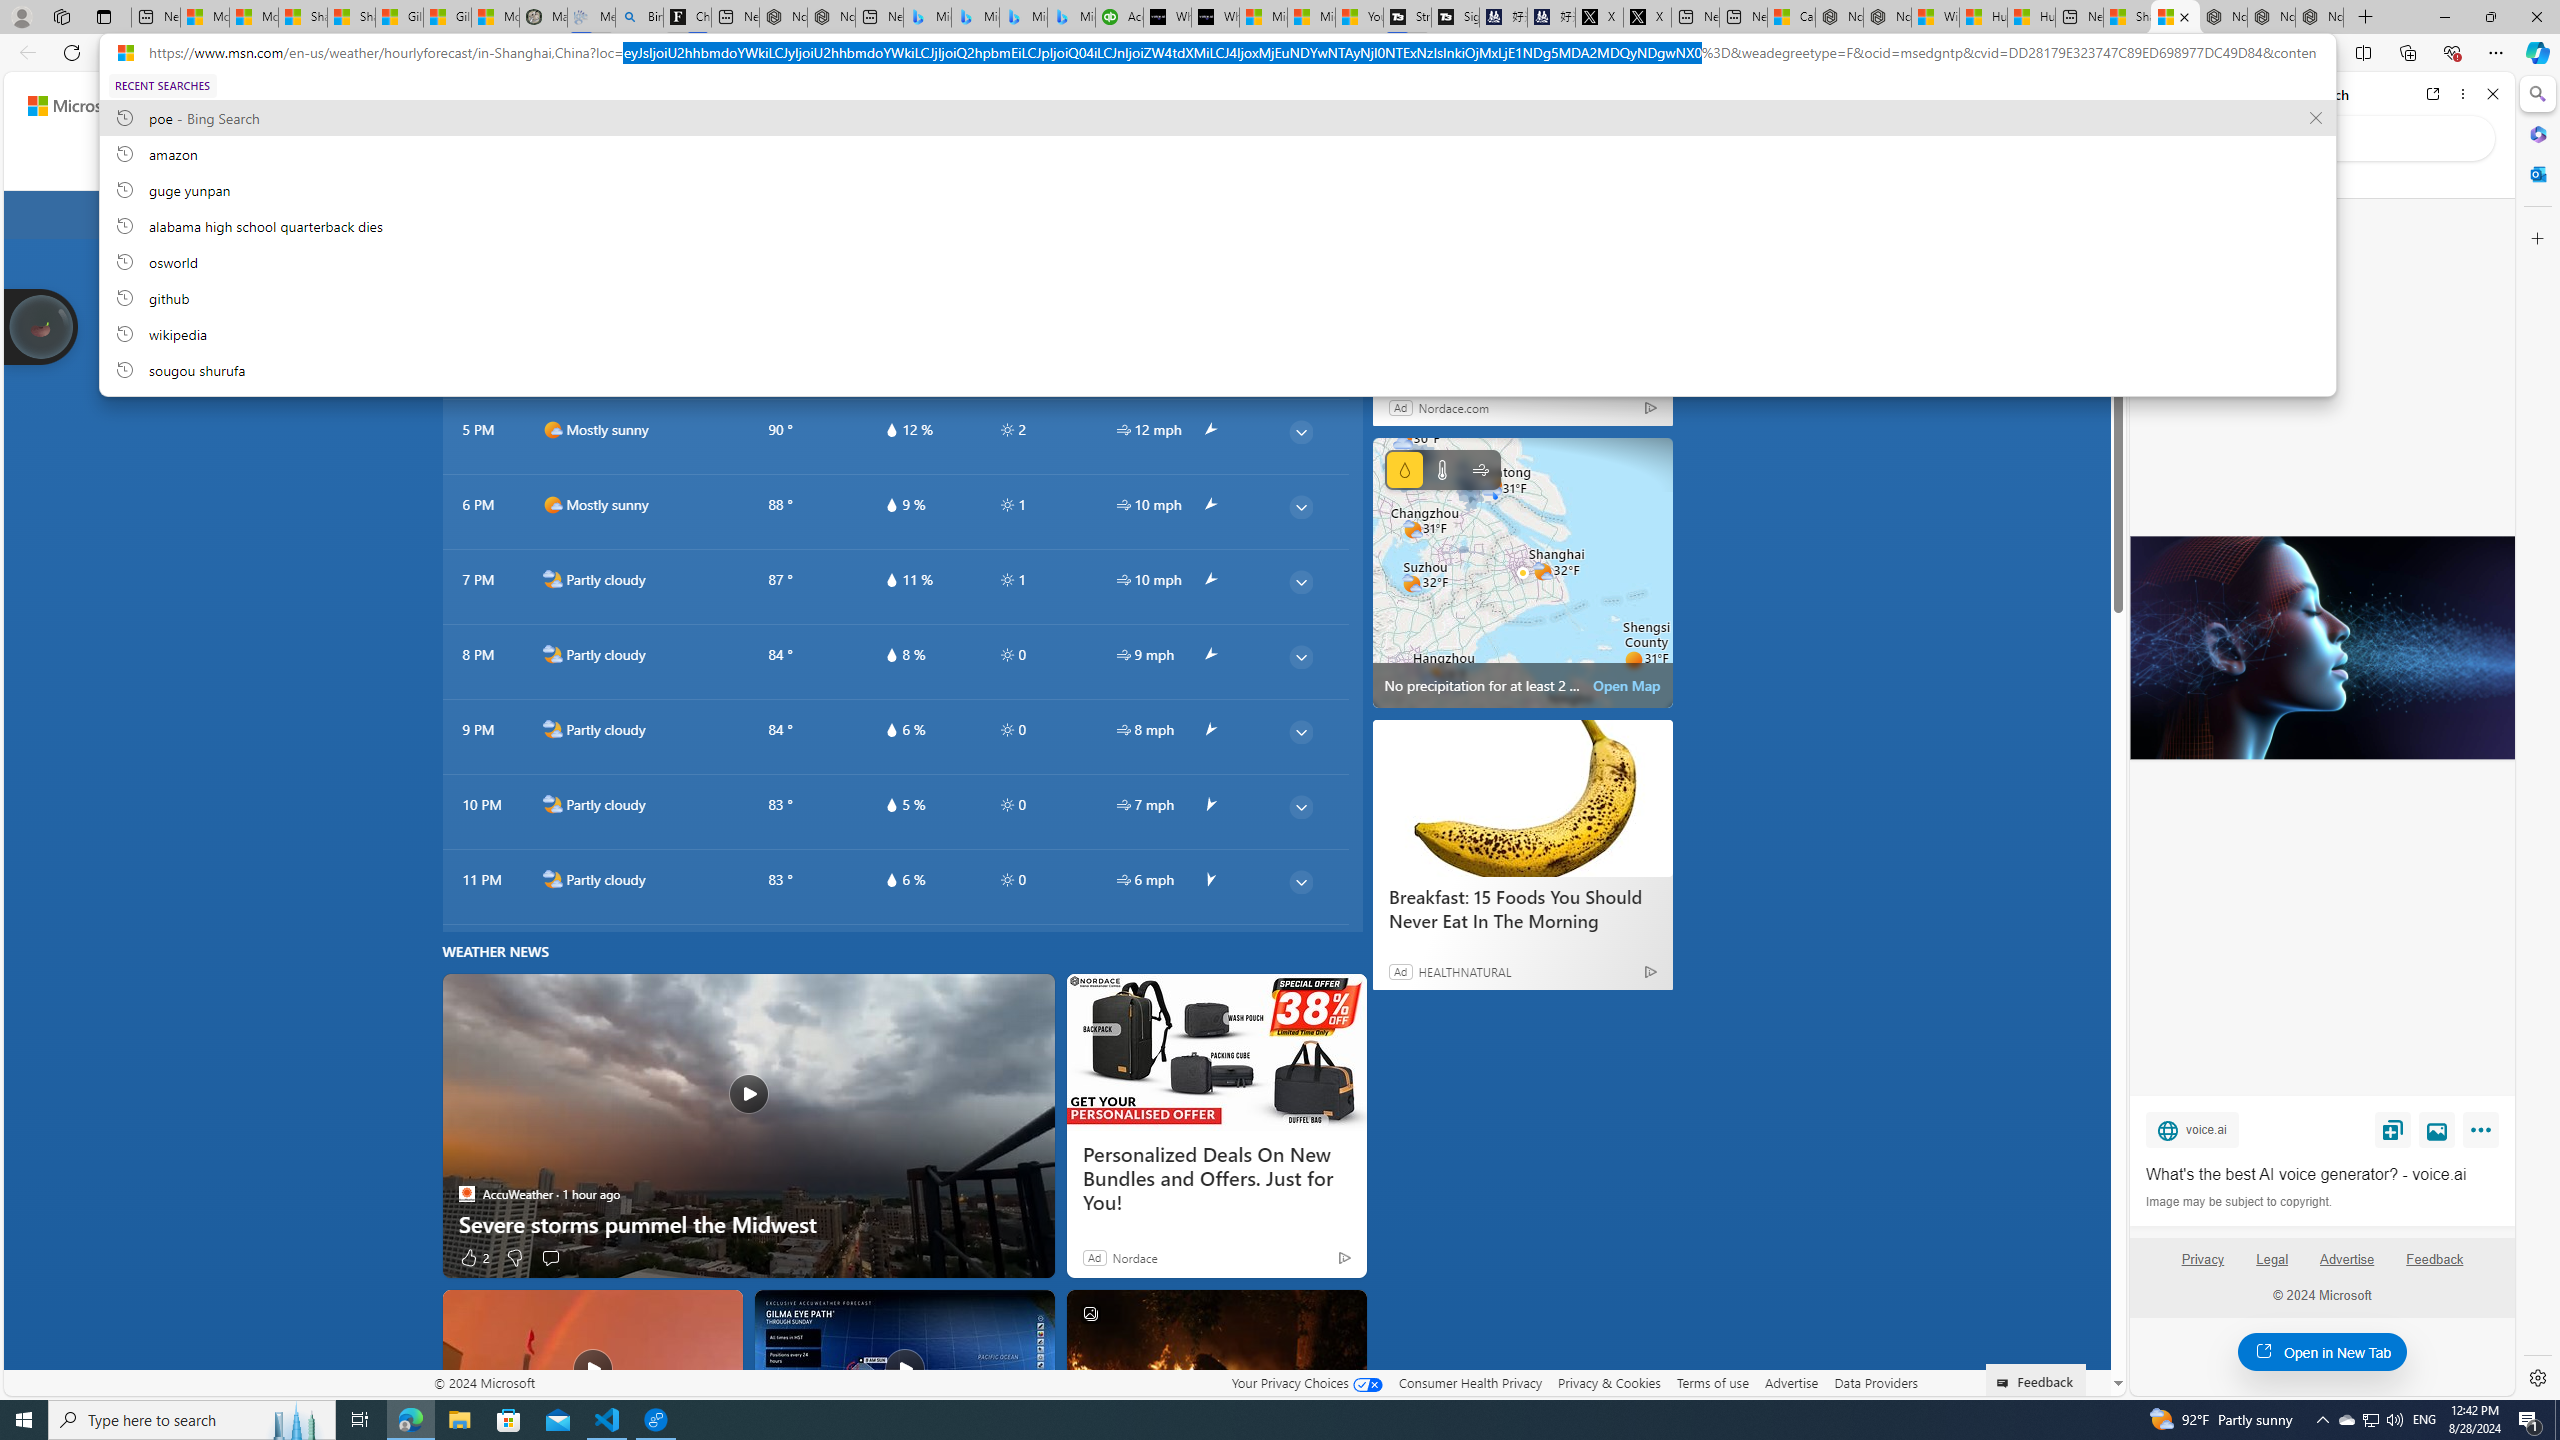 The width and height of the screenshot is (2560, 1440). I want to click on 'Accounting Software for Accountants, CPAs and Bookkeepers', so click(1120, 16).